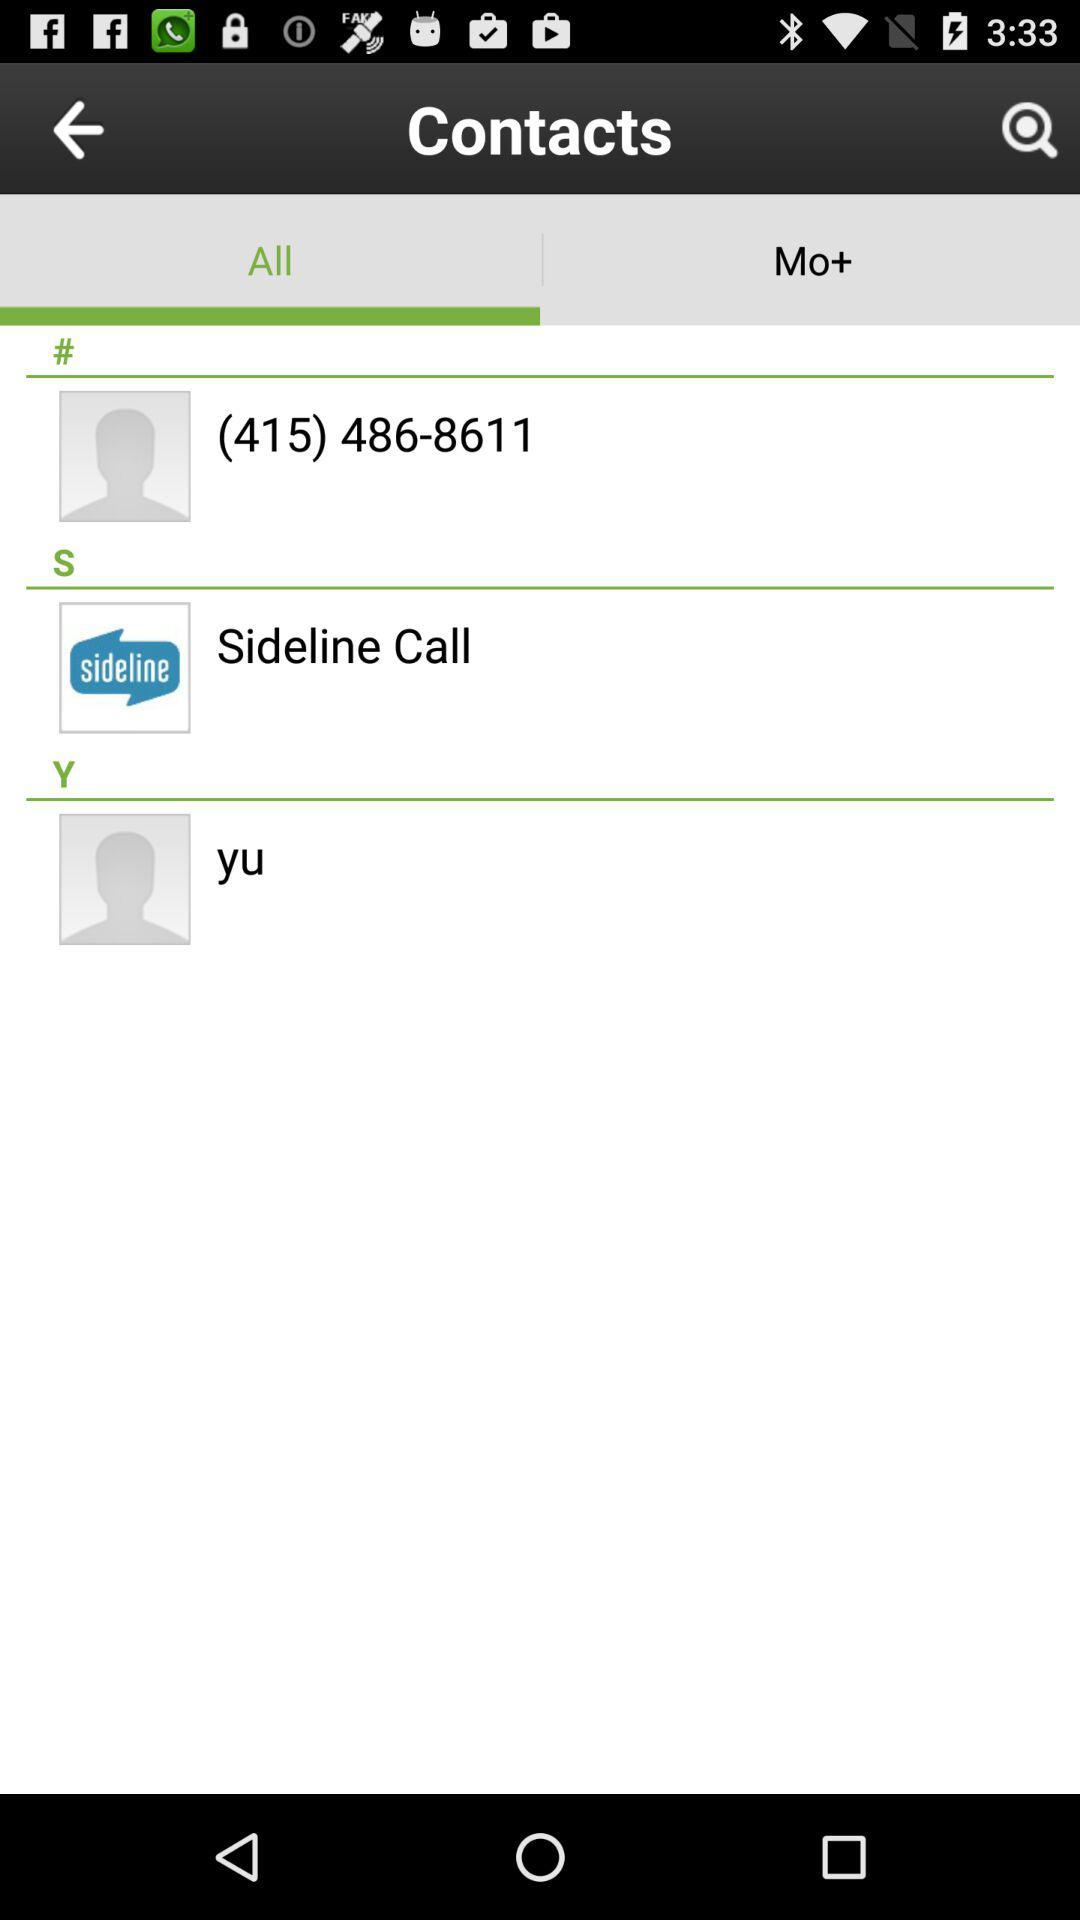  Describe the element at coordinates (1028, 127) in the screenshot. I see `icon next to contacts icon` at that location.